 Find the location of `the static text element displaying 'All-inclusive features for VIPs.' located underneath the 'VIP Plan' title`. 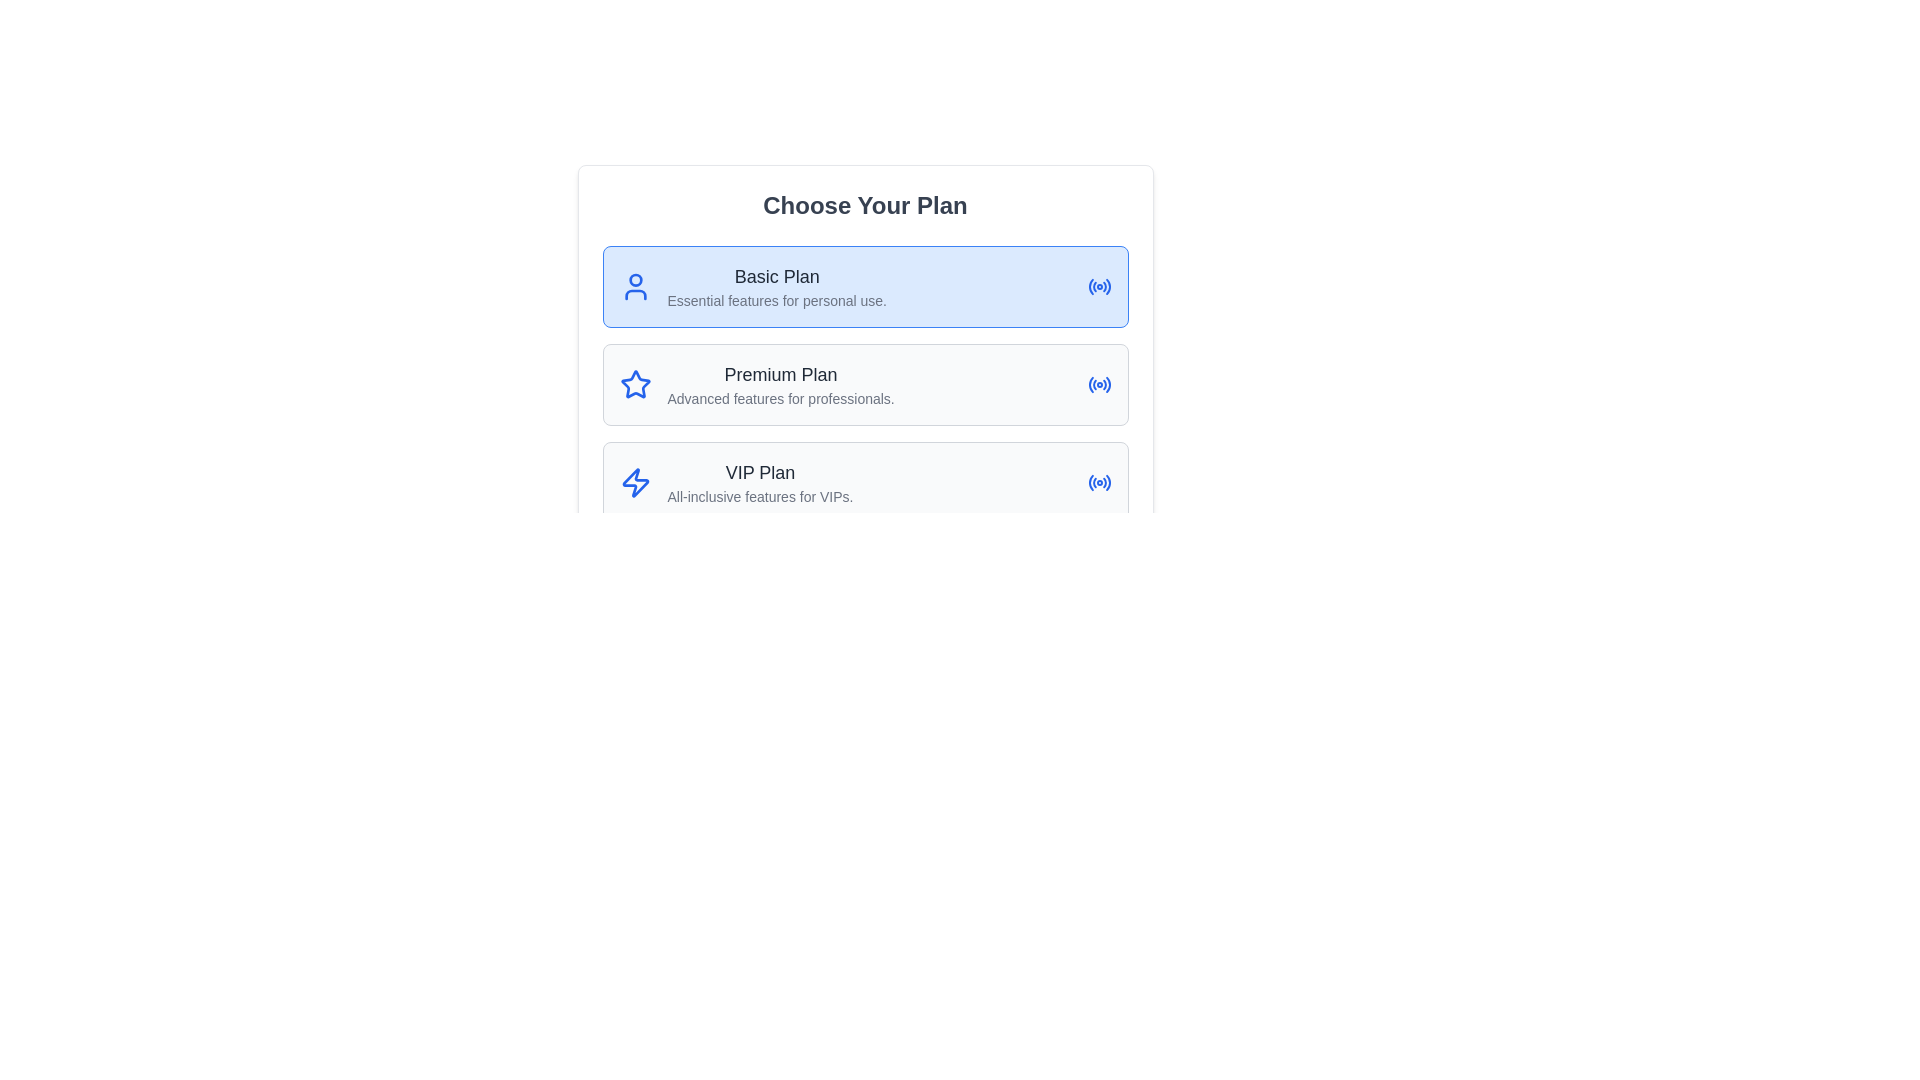

the static text element displaying 'All-inclusive features for VIPs.' located underneath the 'VIP Plan' title is located at coordinates (759, 496).